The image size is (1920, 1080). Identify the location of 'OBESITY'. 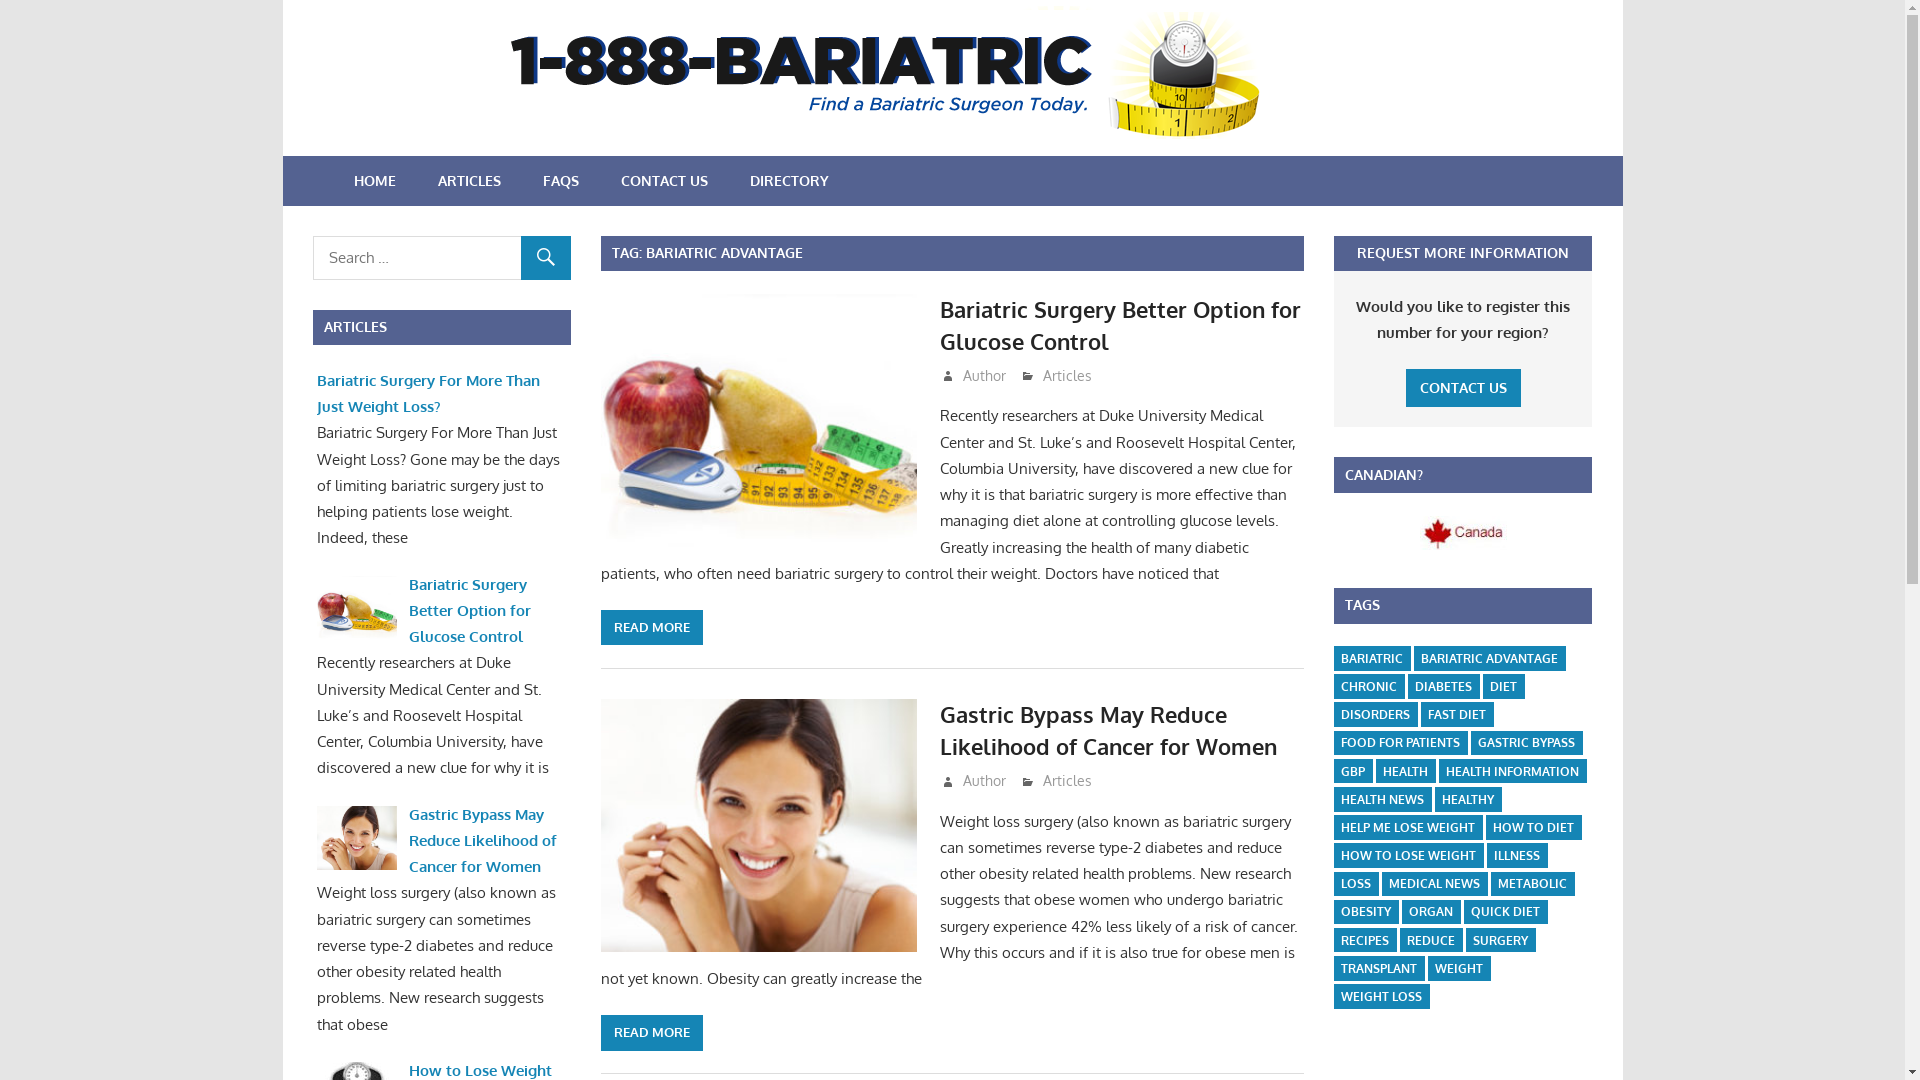
(1334, 912).